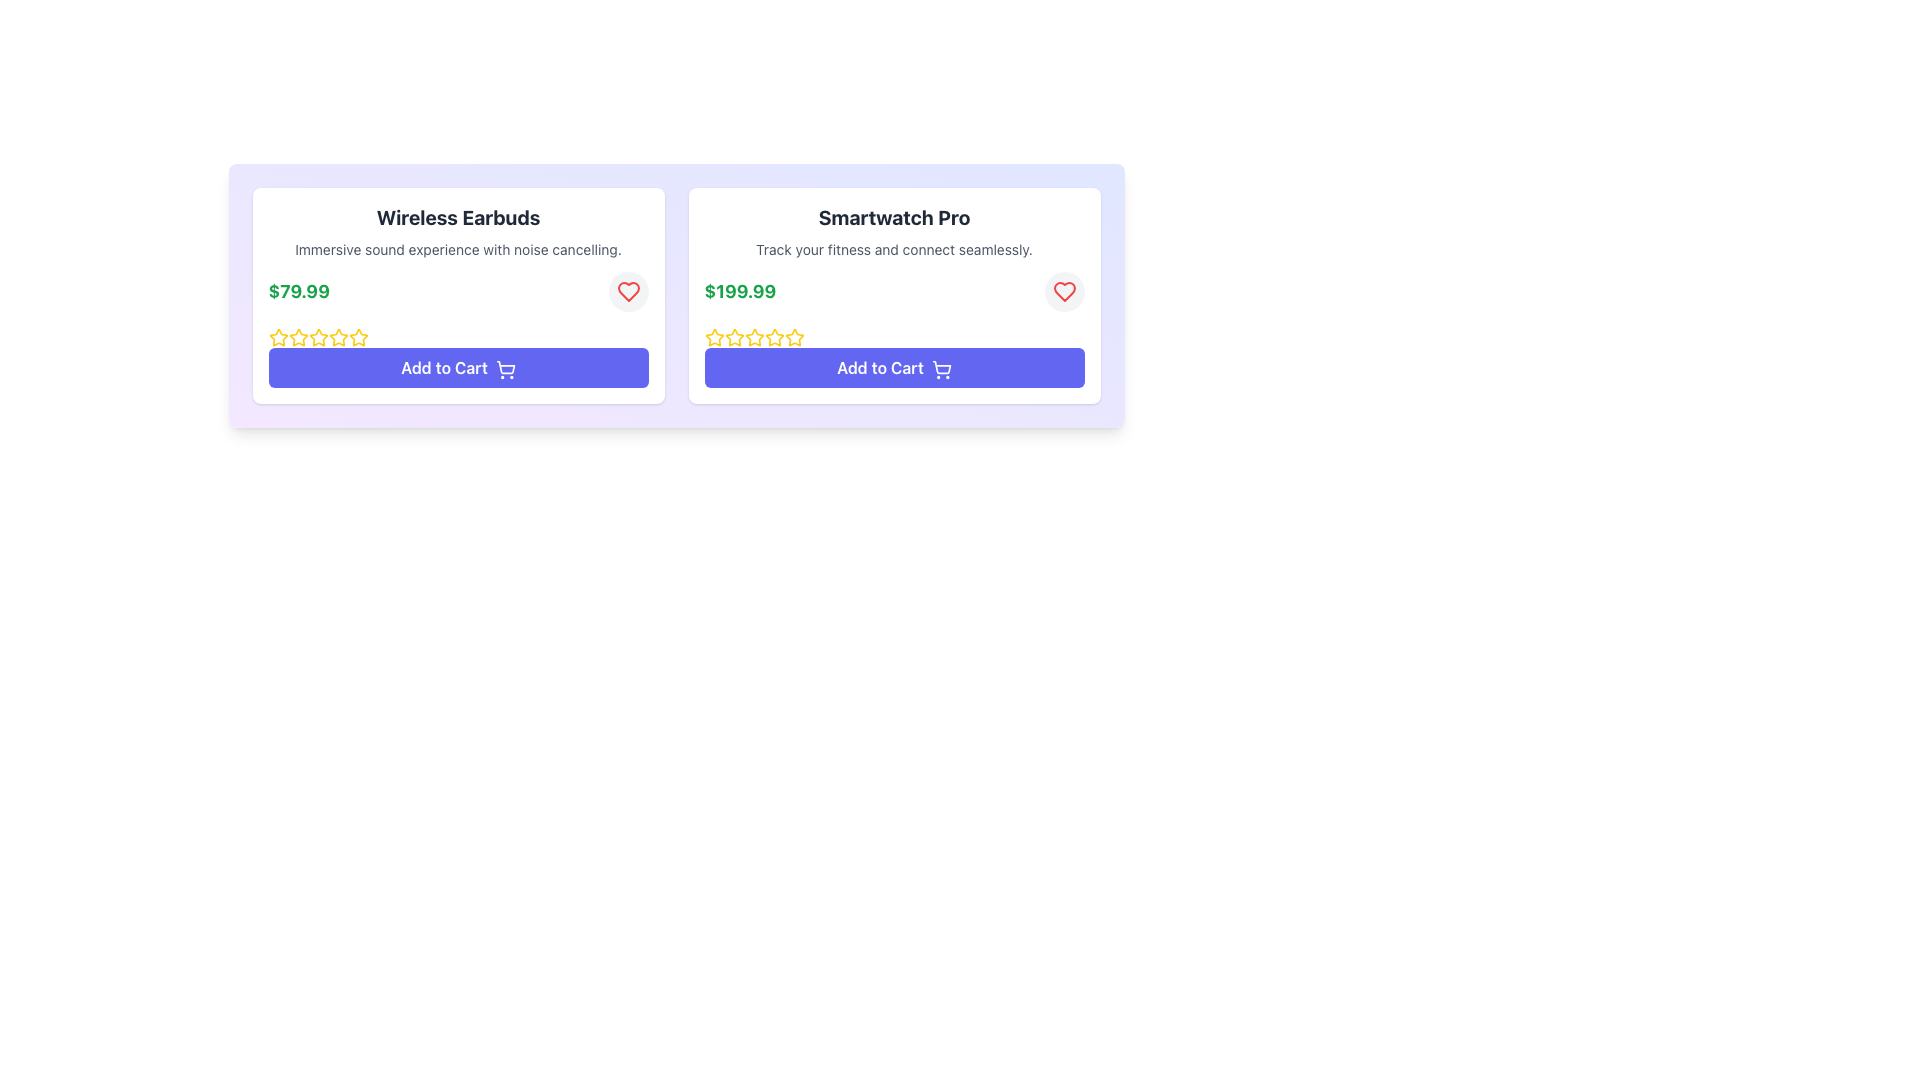 The image size is (1920, 1080). What do you see at coordinates (627, 292) in the screenshot?
I see `the red heart icon` at bounding box center [627, 292].